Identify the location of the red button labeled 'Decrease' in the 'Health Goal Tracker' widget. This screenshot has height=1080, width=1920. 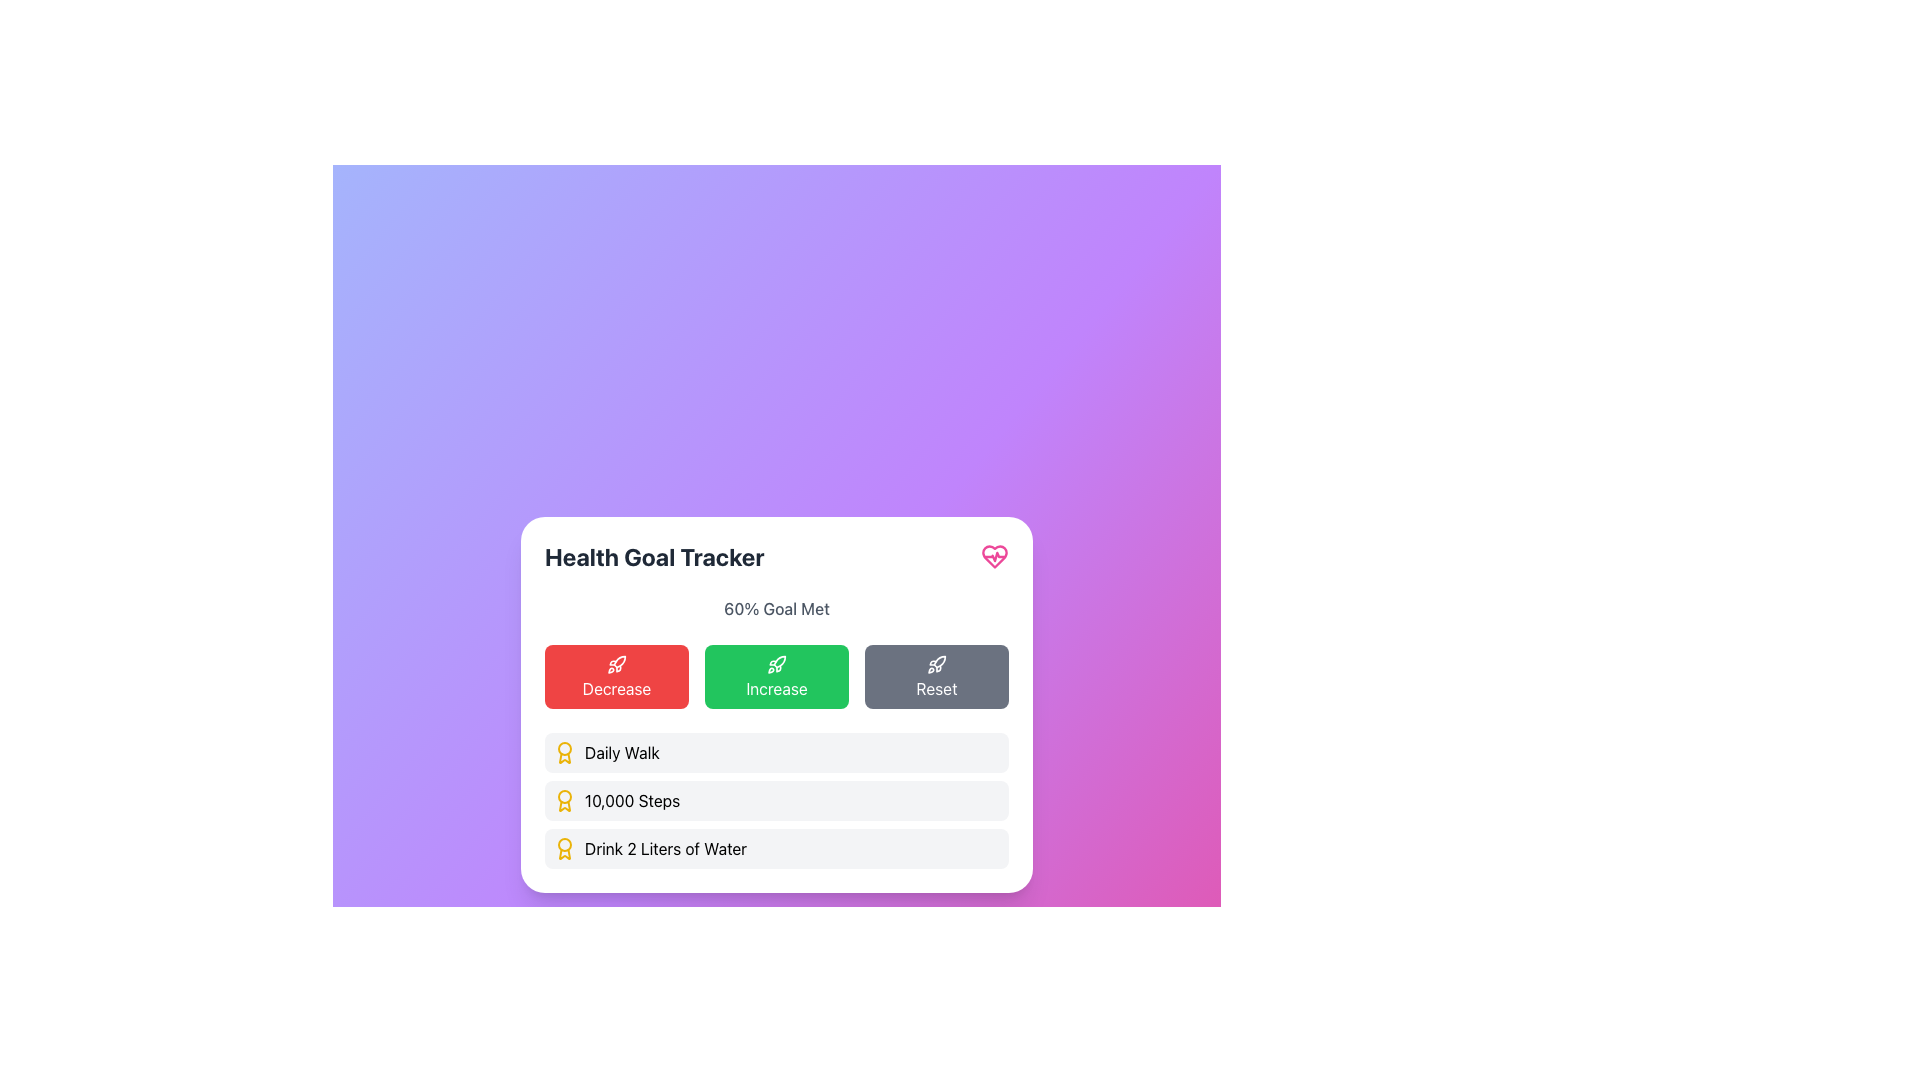
(616, 676).